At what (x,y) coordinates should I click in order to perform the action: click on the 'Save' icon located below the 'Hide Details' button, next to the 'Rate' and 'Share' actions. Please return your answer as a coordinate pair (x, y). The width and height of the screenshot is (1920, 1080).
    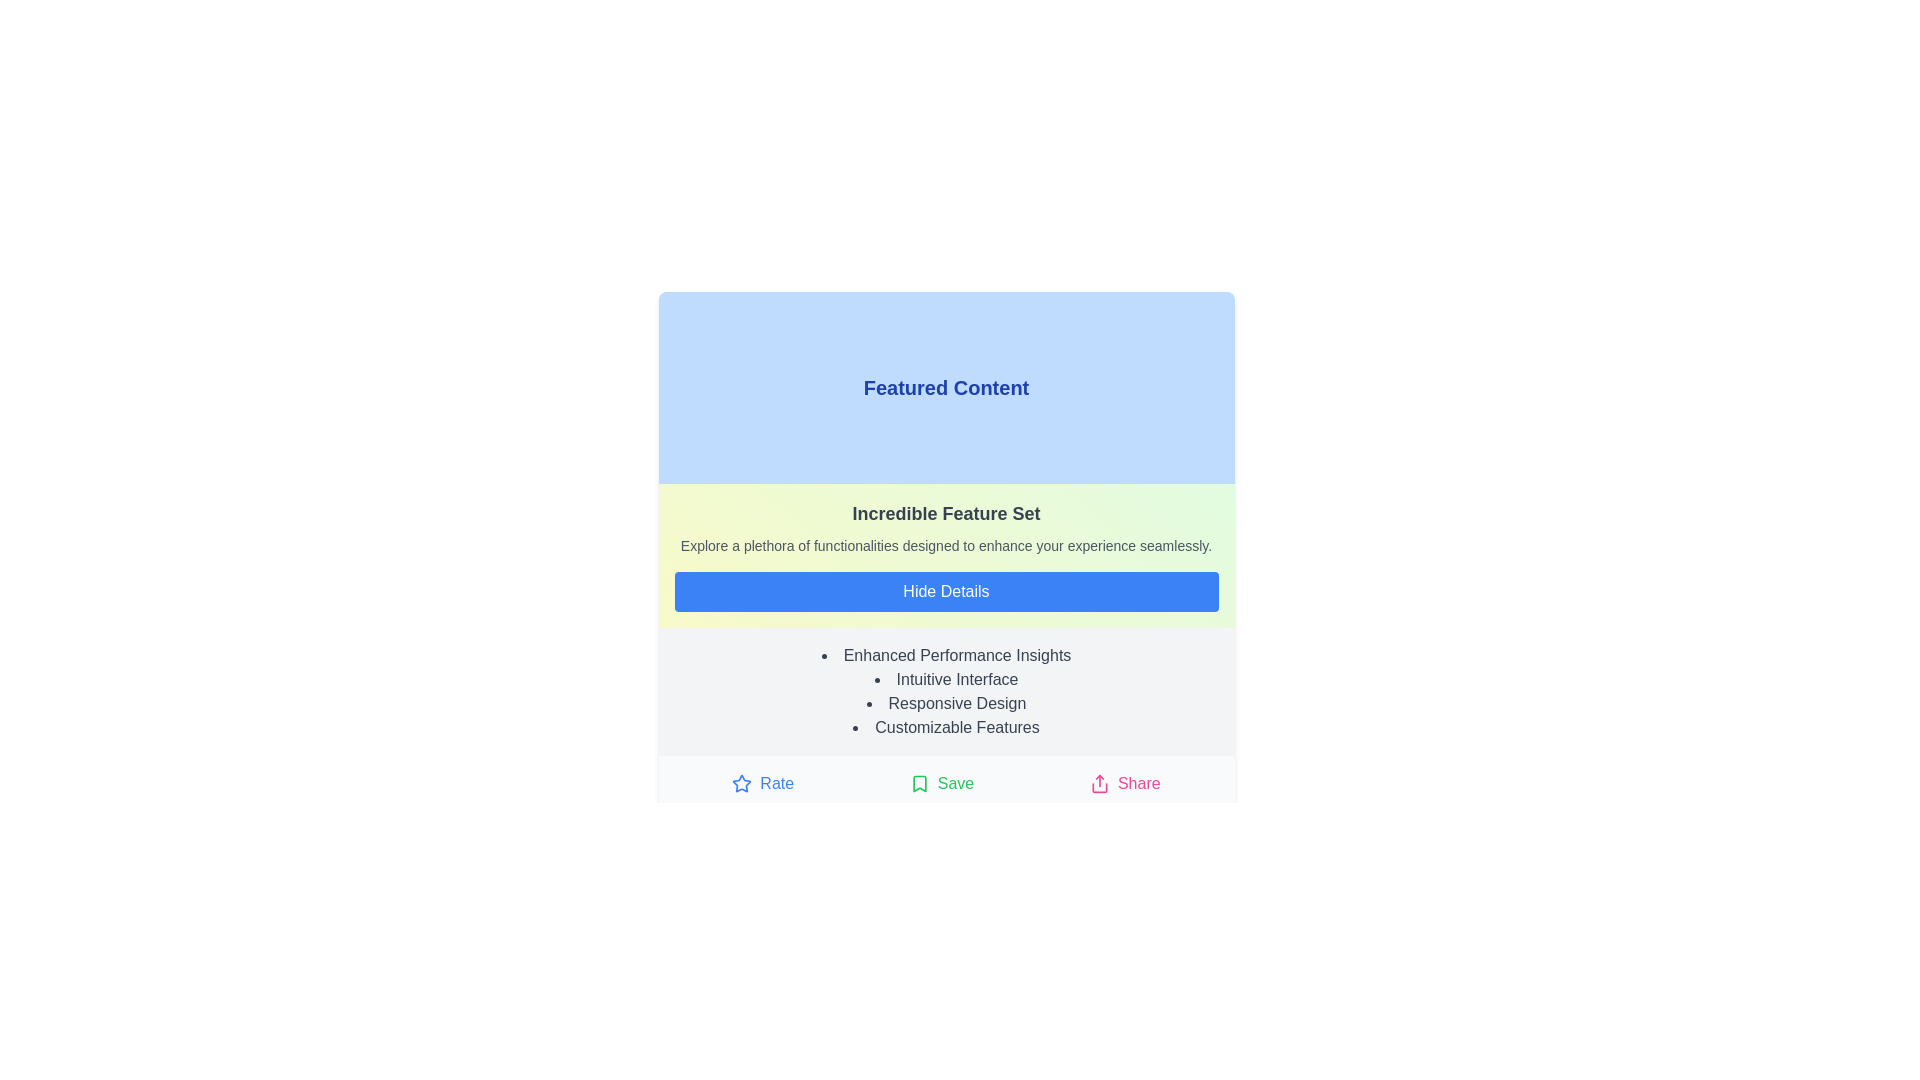
    Looking at the image, I should click on (918, 782).